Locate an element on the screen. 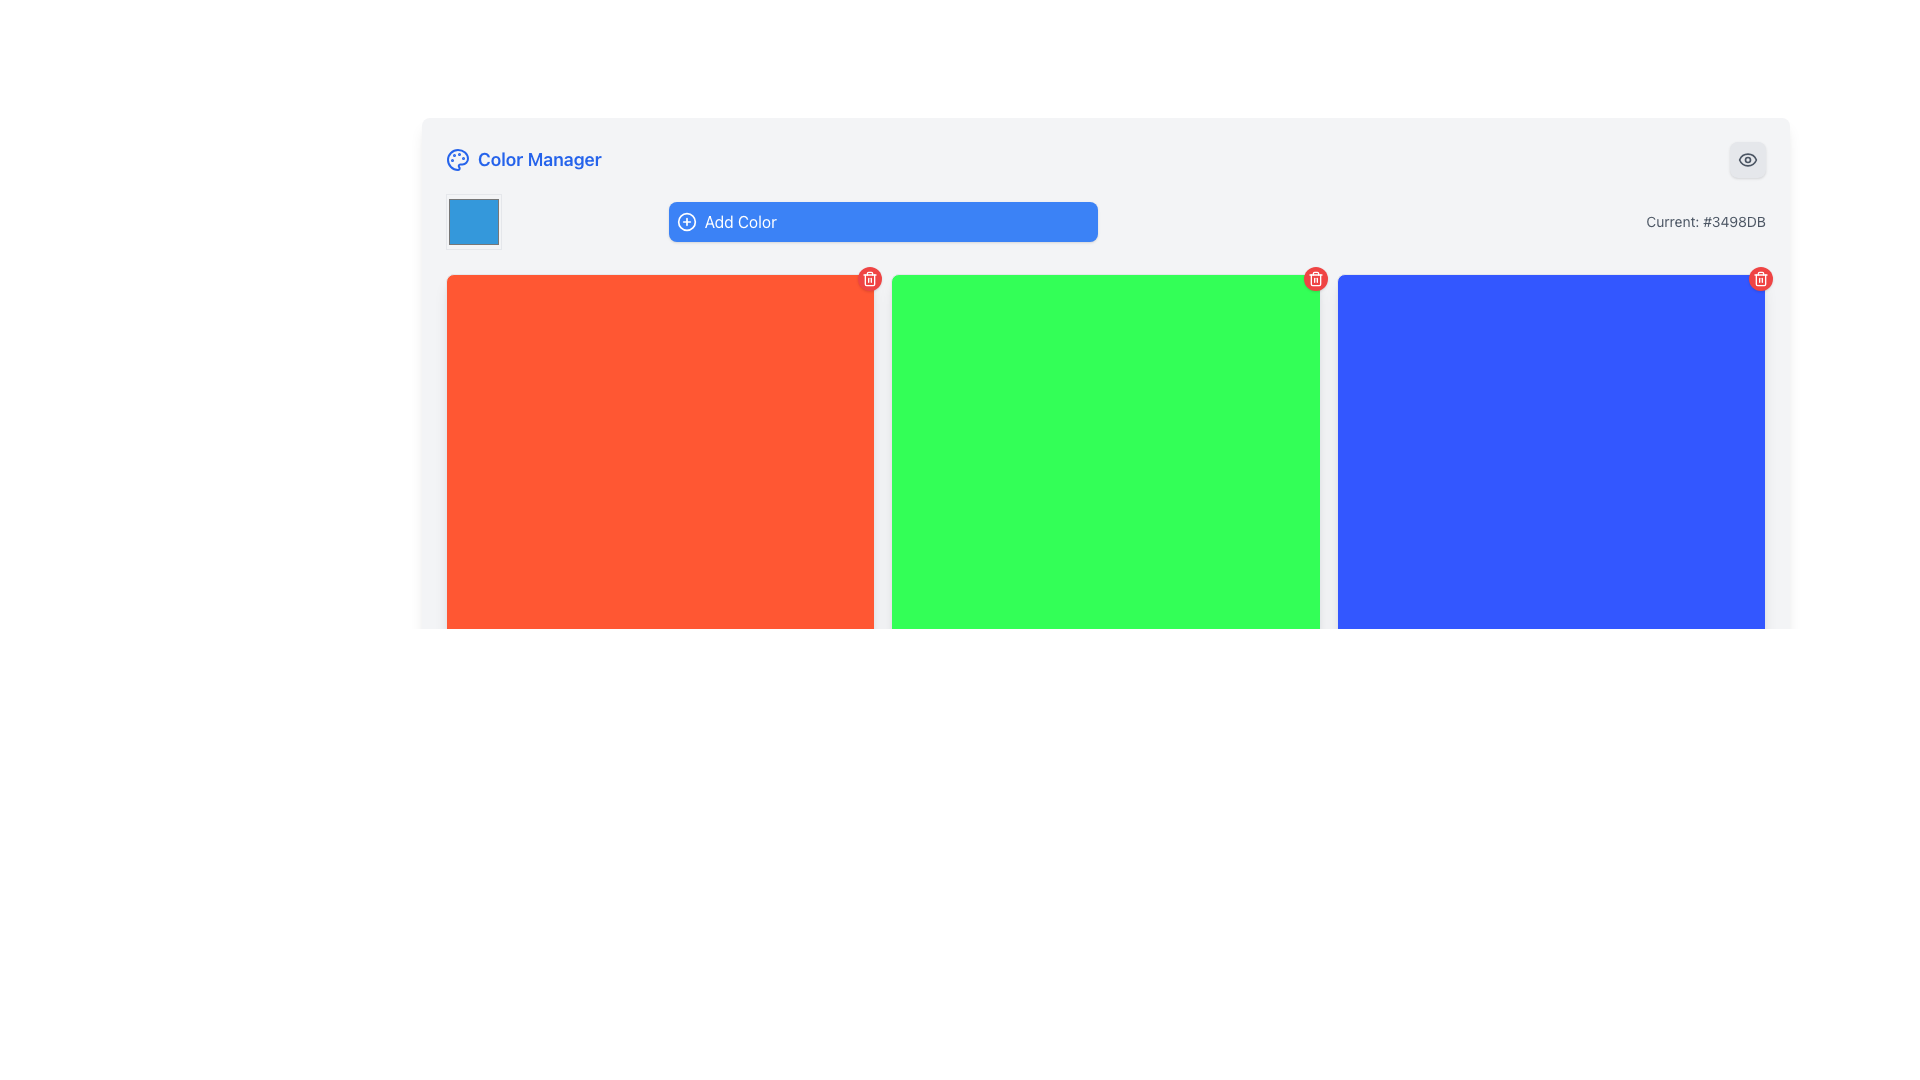  the Trash Can icon within the red circular button located at the top-right corner of the middle green panel is located at coordinates (870, 278).